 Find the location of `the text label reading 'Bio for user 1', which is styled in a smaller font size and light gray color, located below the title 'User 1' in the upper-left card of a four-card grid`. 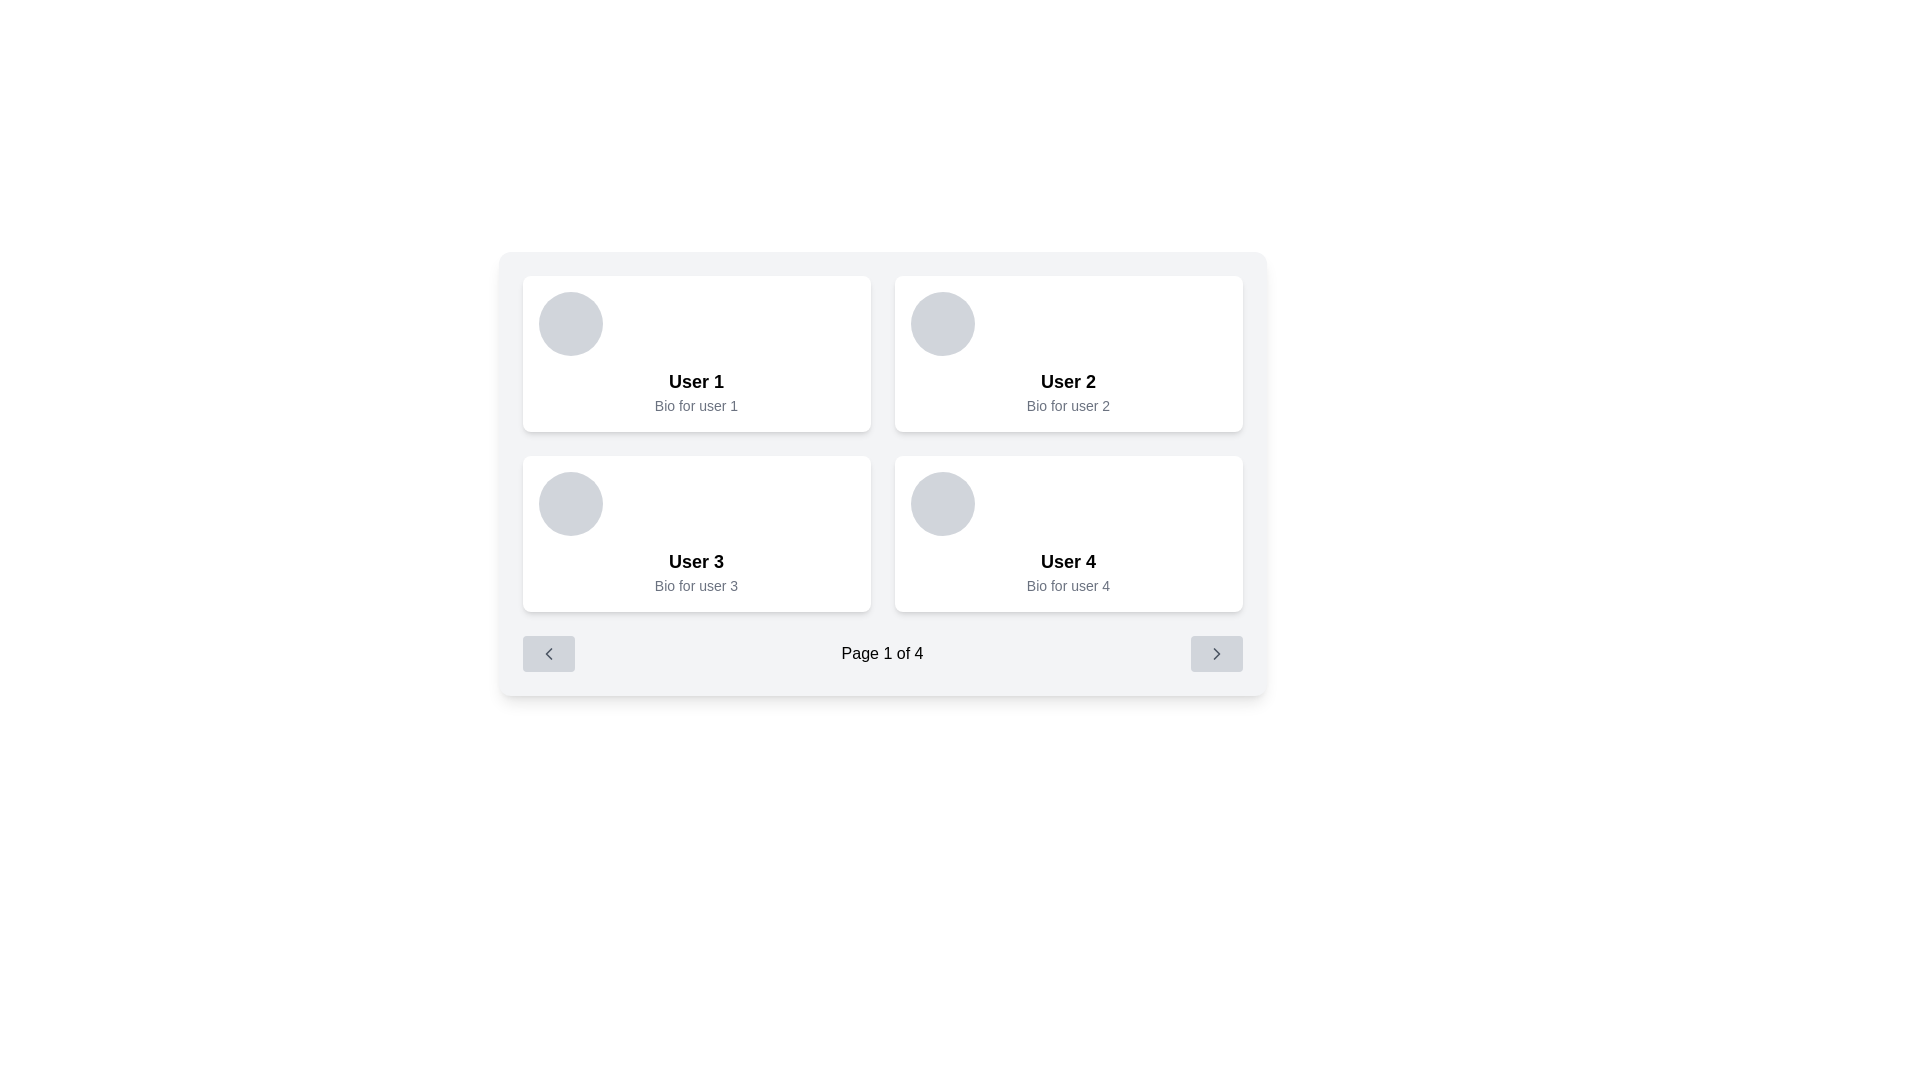

the text label reading 'Bio for user 1', which is styled in a smaller font size and light gray color, located below the title 'User 1' in the upper-left card of a four-card grid is located at coordinates (696, 405).